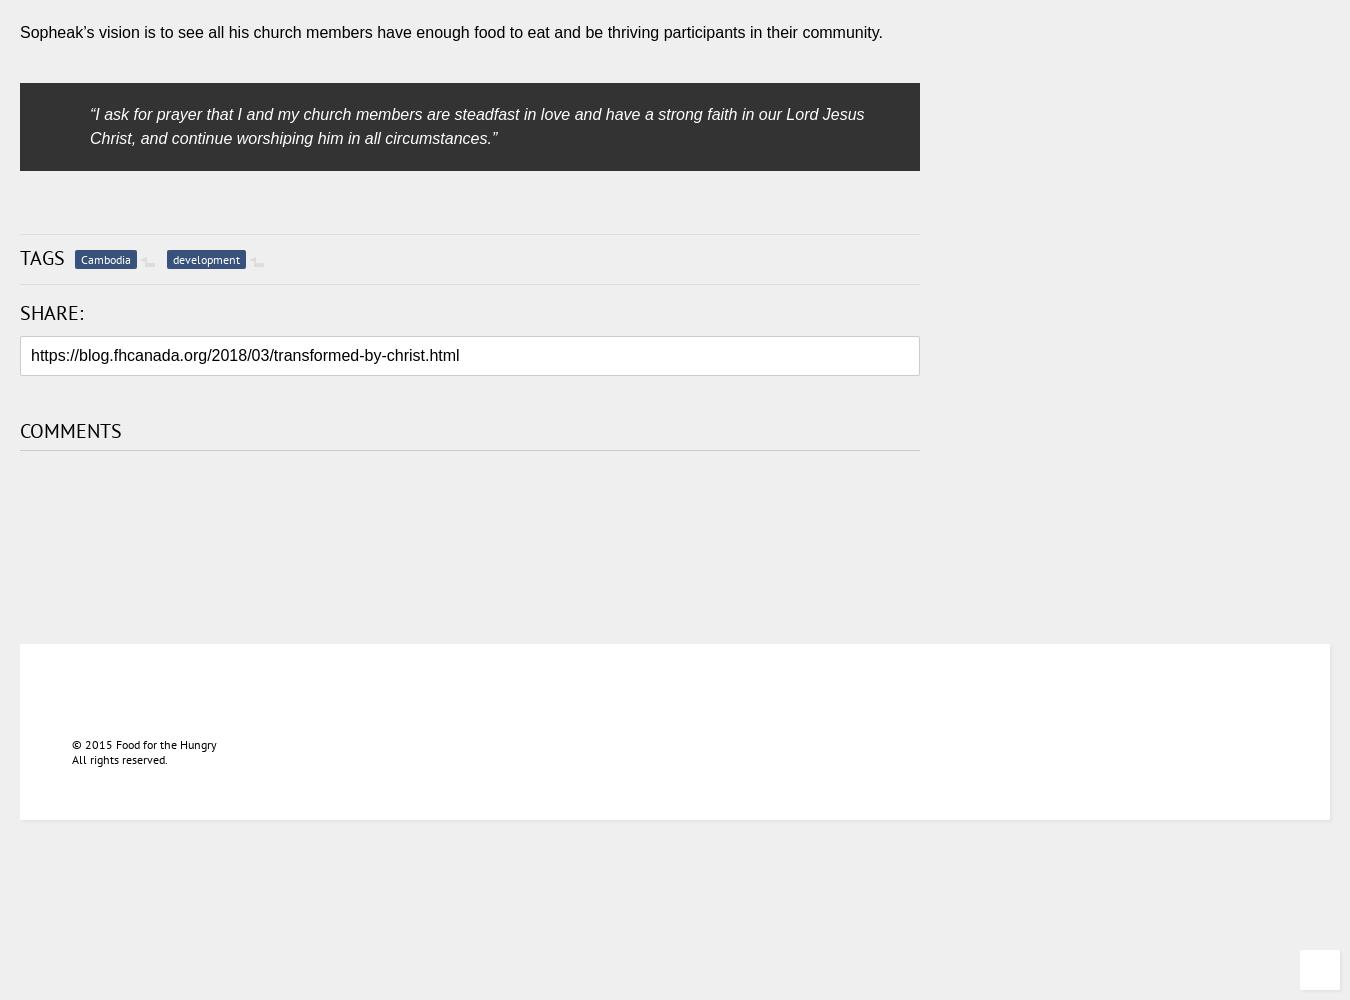 This screenshot has height=1000, width=1350. What do you see at coordinates (18, 257) in the screenshot?
I see `'Tags'` at bounding box center [18, 257].